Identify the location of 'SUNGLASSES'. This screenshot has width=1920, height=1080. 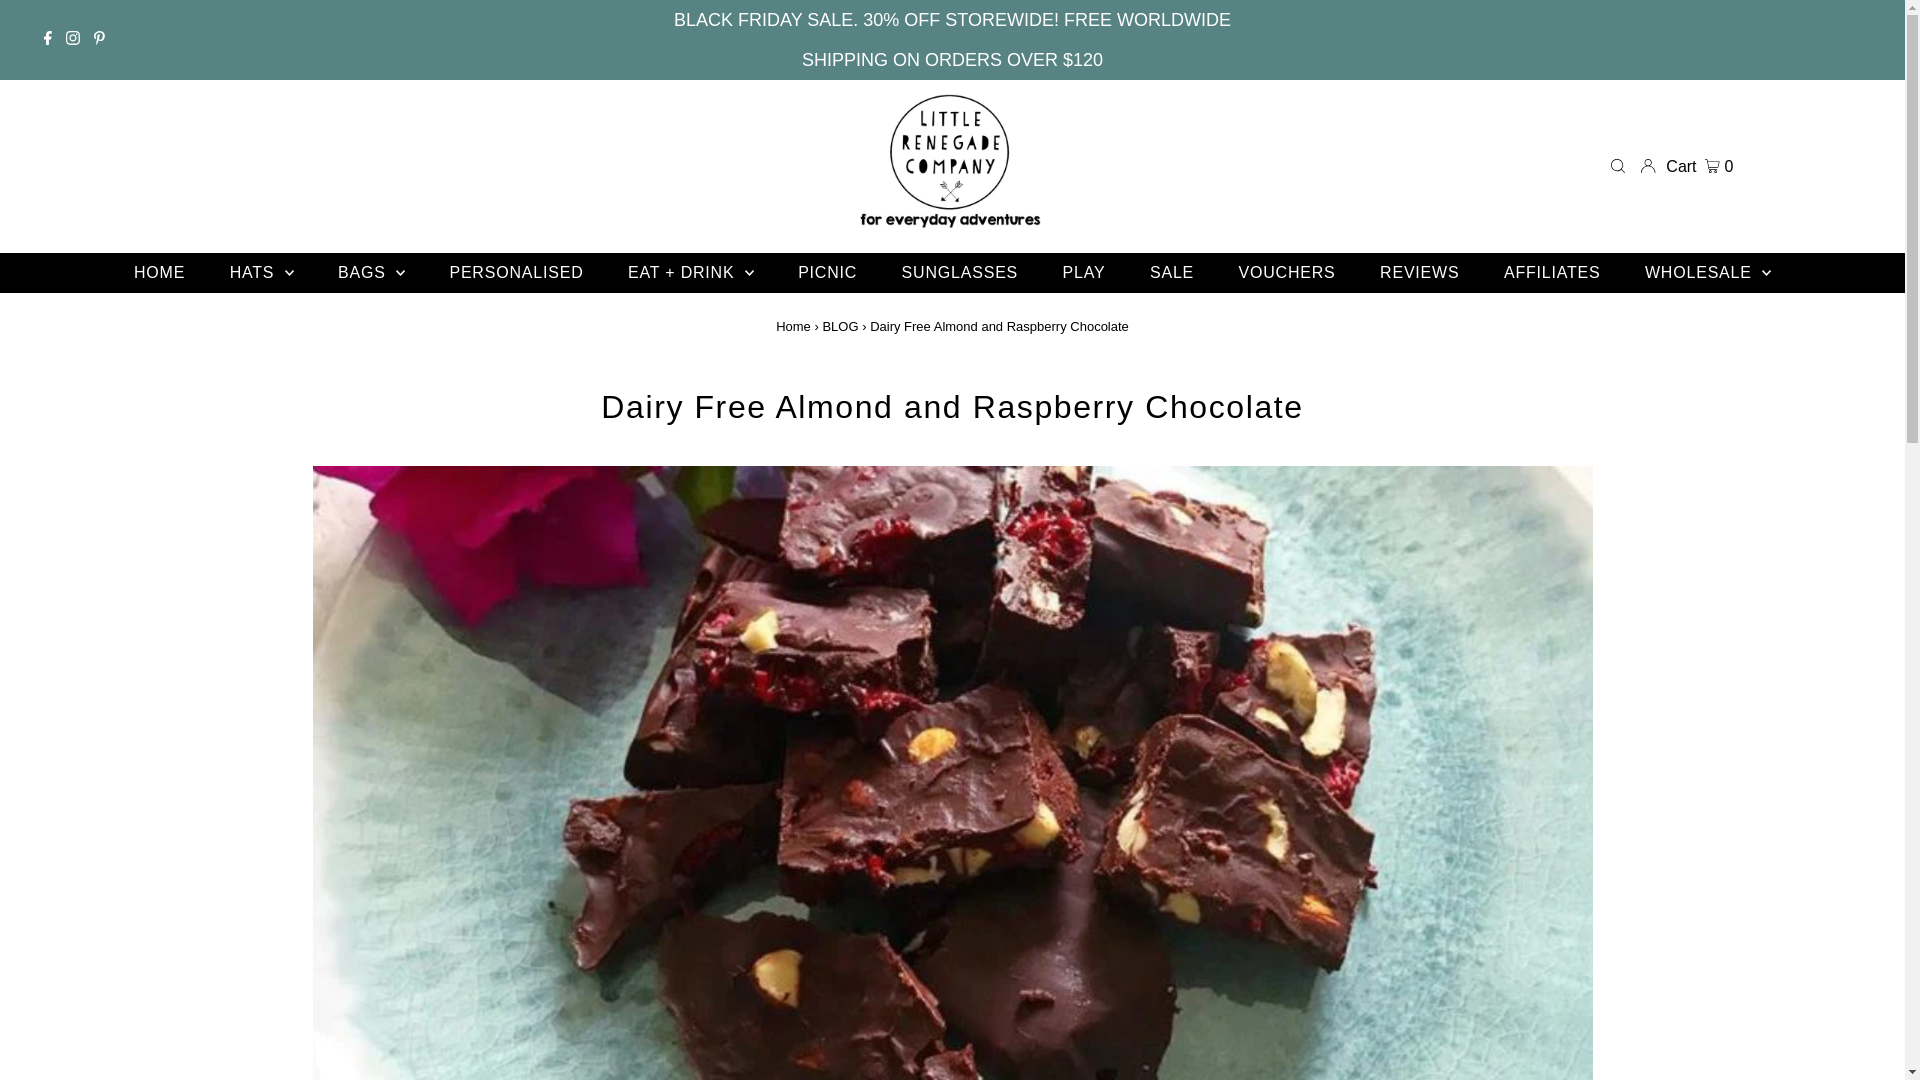
(881, 273).